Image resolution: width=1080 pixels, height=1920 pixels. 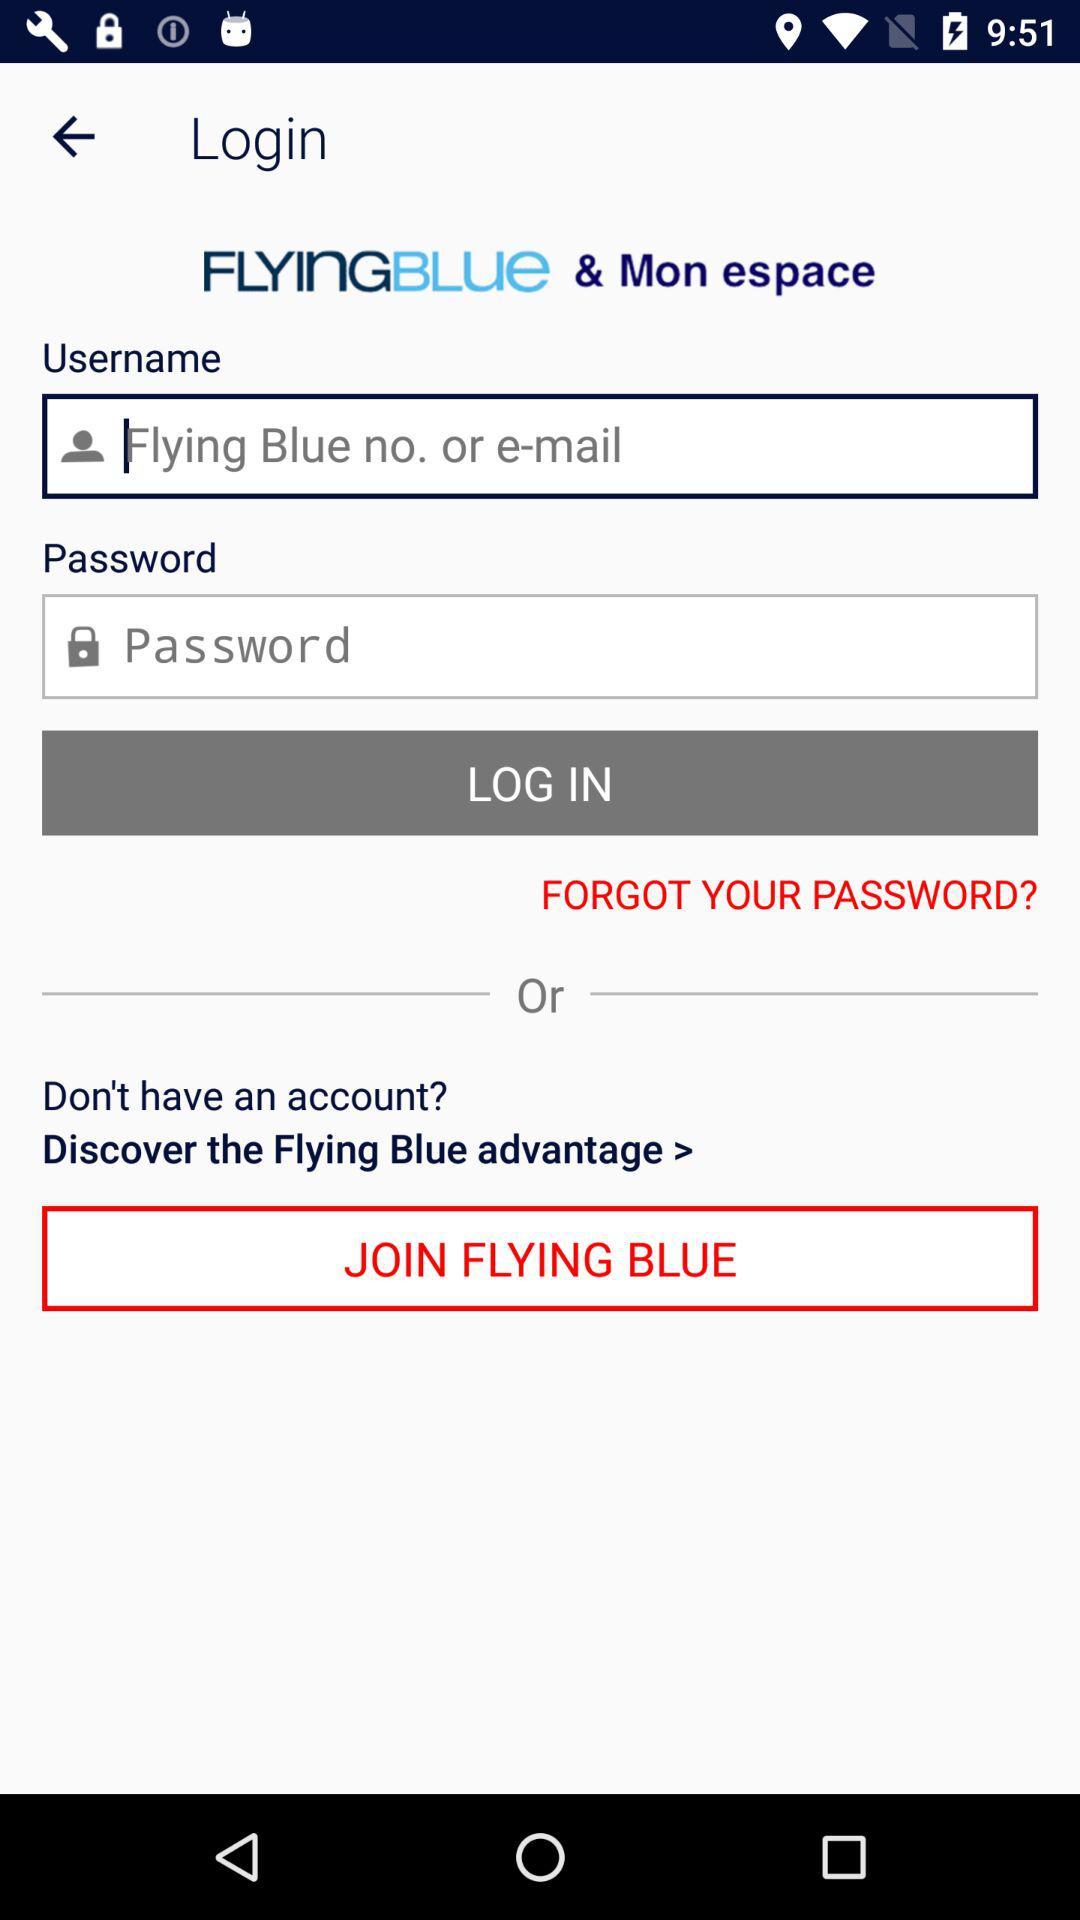 What do you see at coordinates (540, 1147) in the screenshot?
I see `icon above the join flying blue icon` at bounding box center [540, 1147].